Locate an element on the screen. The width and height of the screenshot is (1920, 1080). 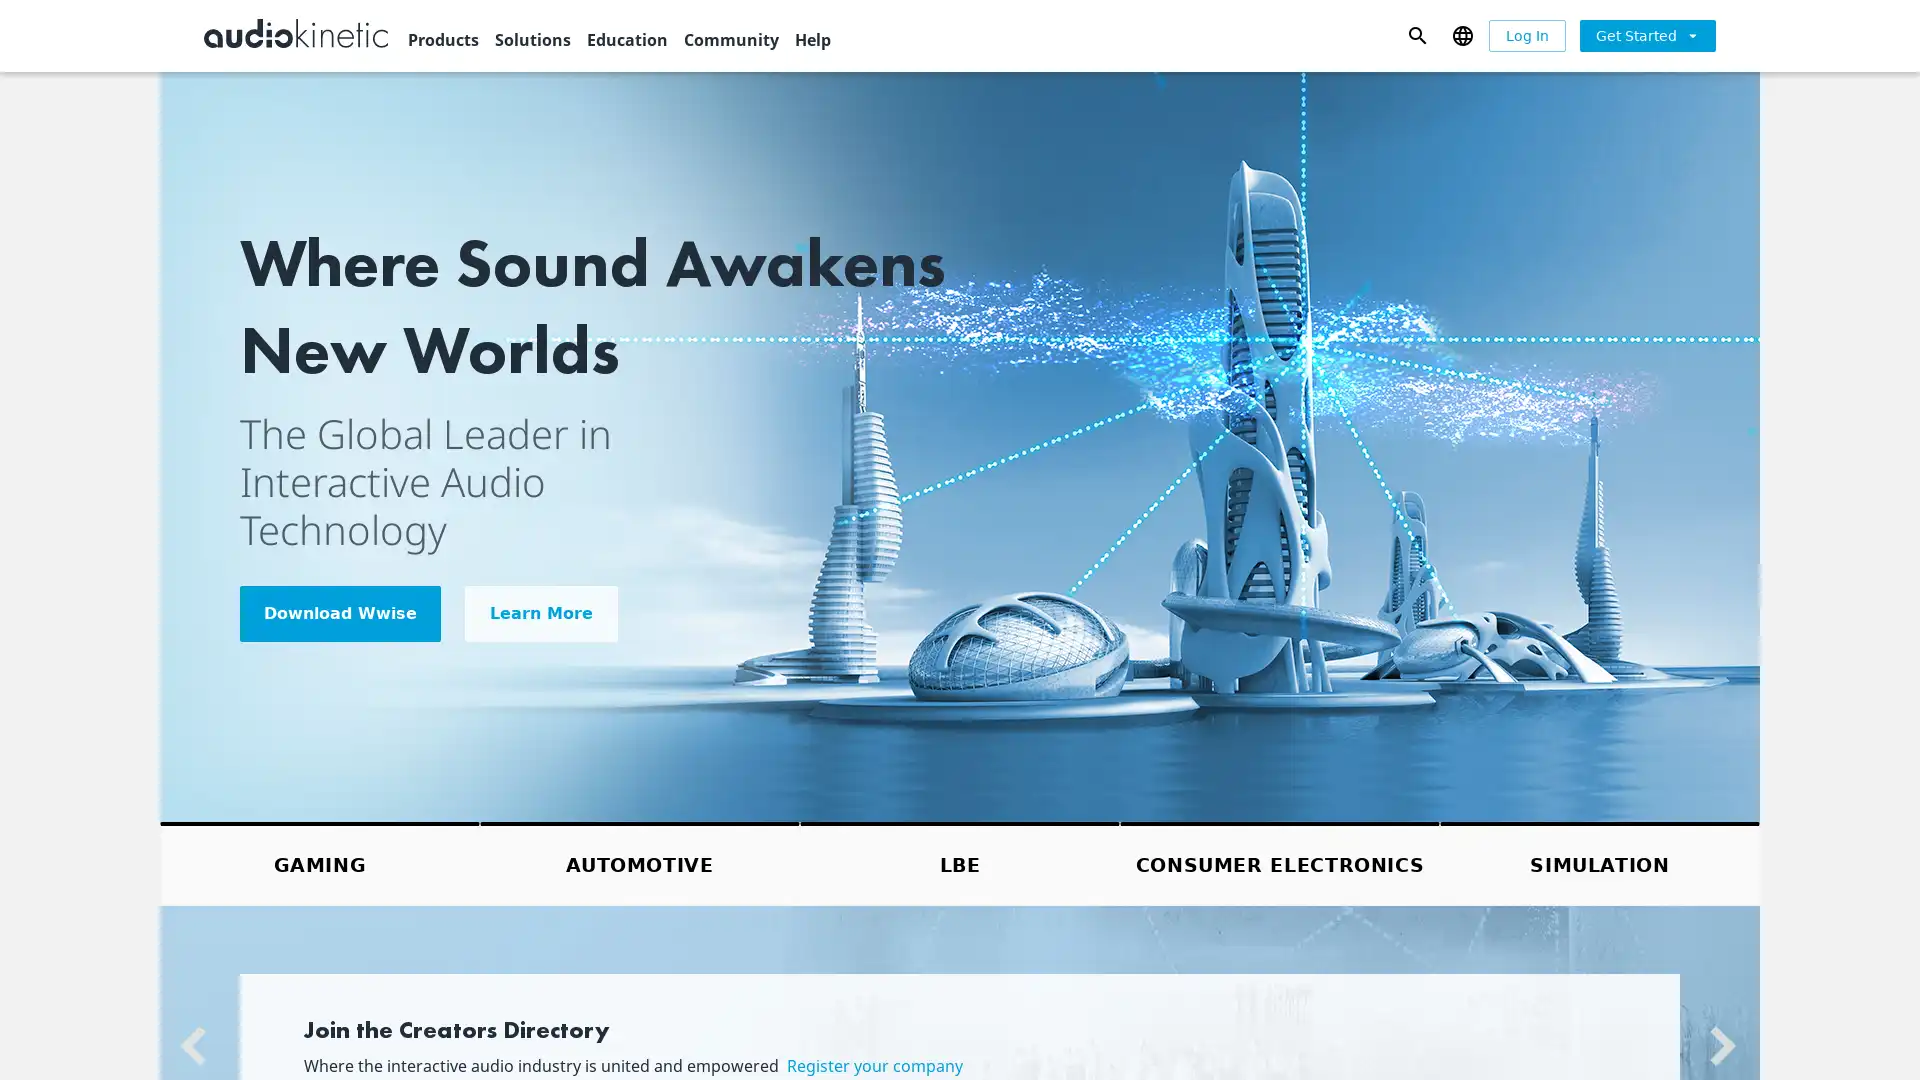
Get Started arrow_drop_down is located at coordinates (1647, 34).